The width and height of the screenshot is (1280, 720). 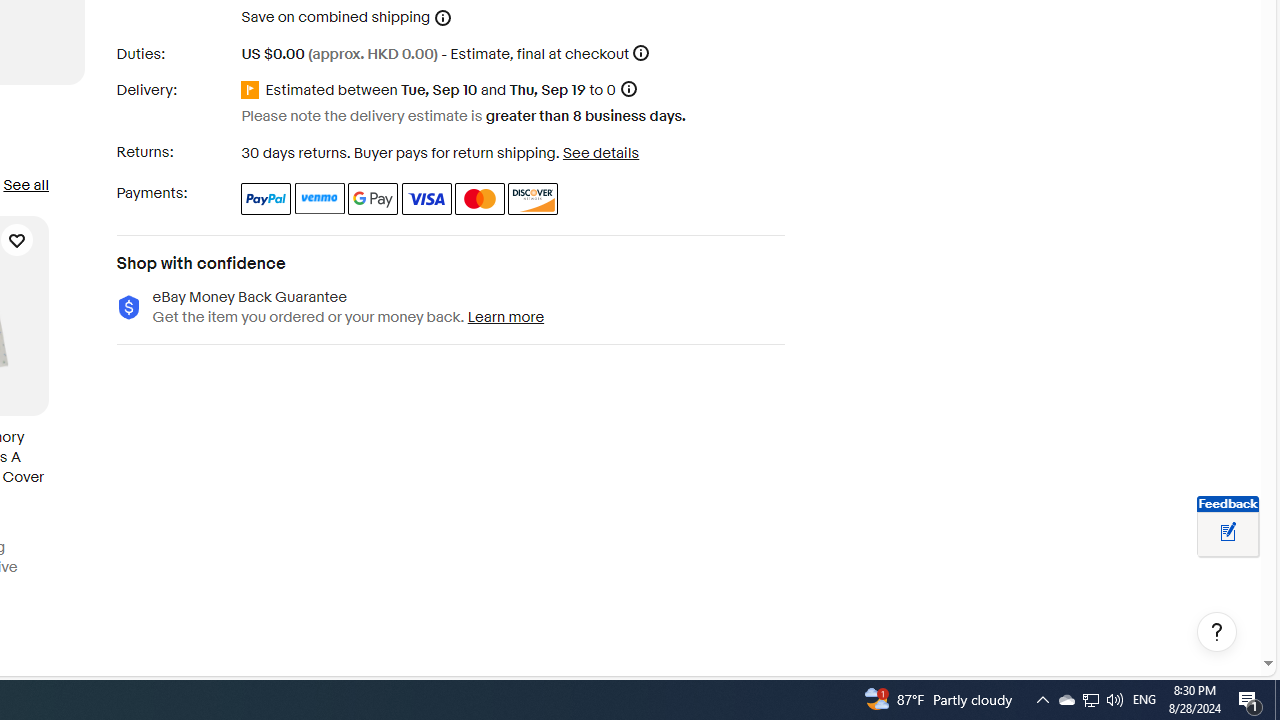 What do you see at coordinates (480, 198) in the screenshot?
I see `'Master Card'` at bounding box center [480, 198].